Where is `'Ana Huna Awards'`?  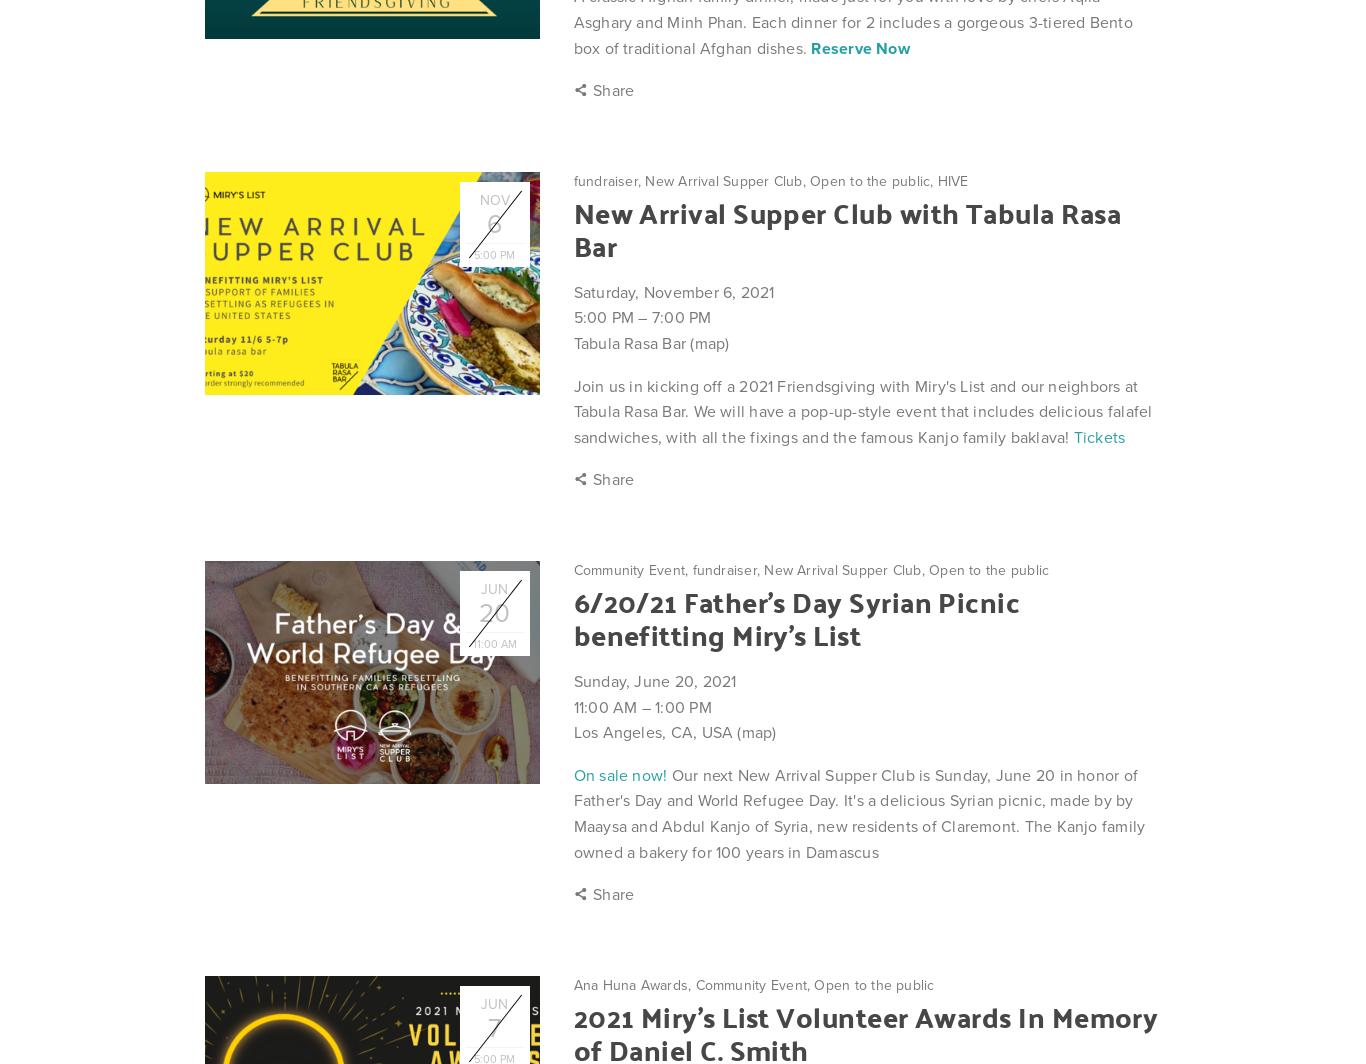 'Ana Huna Awards' is located at coordinates (629, 984).